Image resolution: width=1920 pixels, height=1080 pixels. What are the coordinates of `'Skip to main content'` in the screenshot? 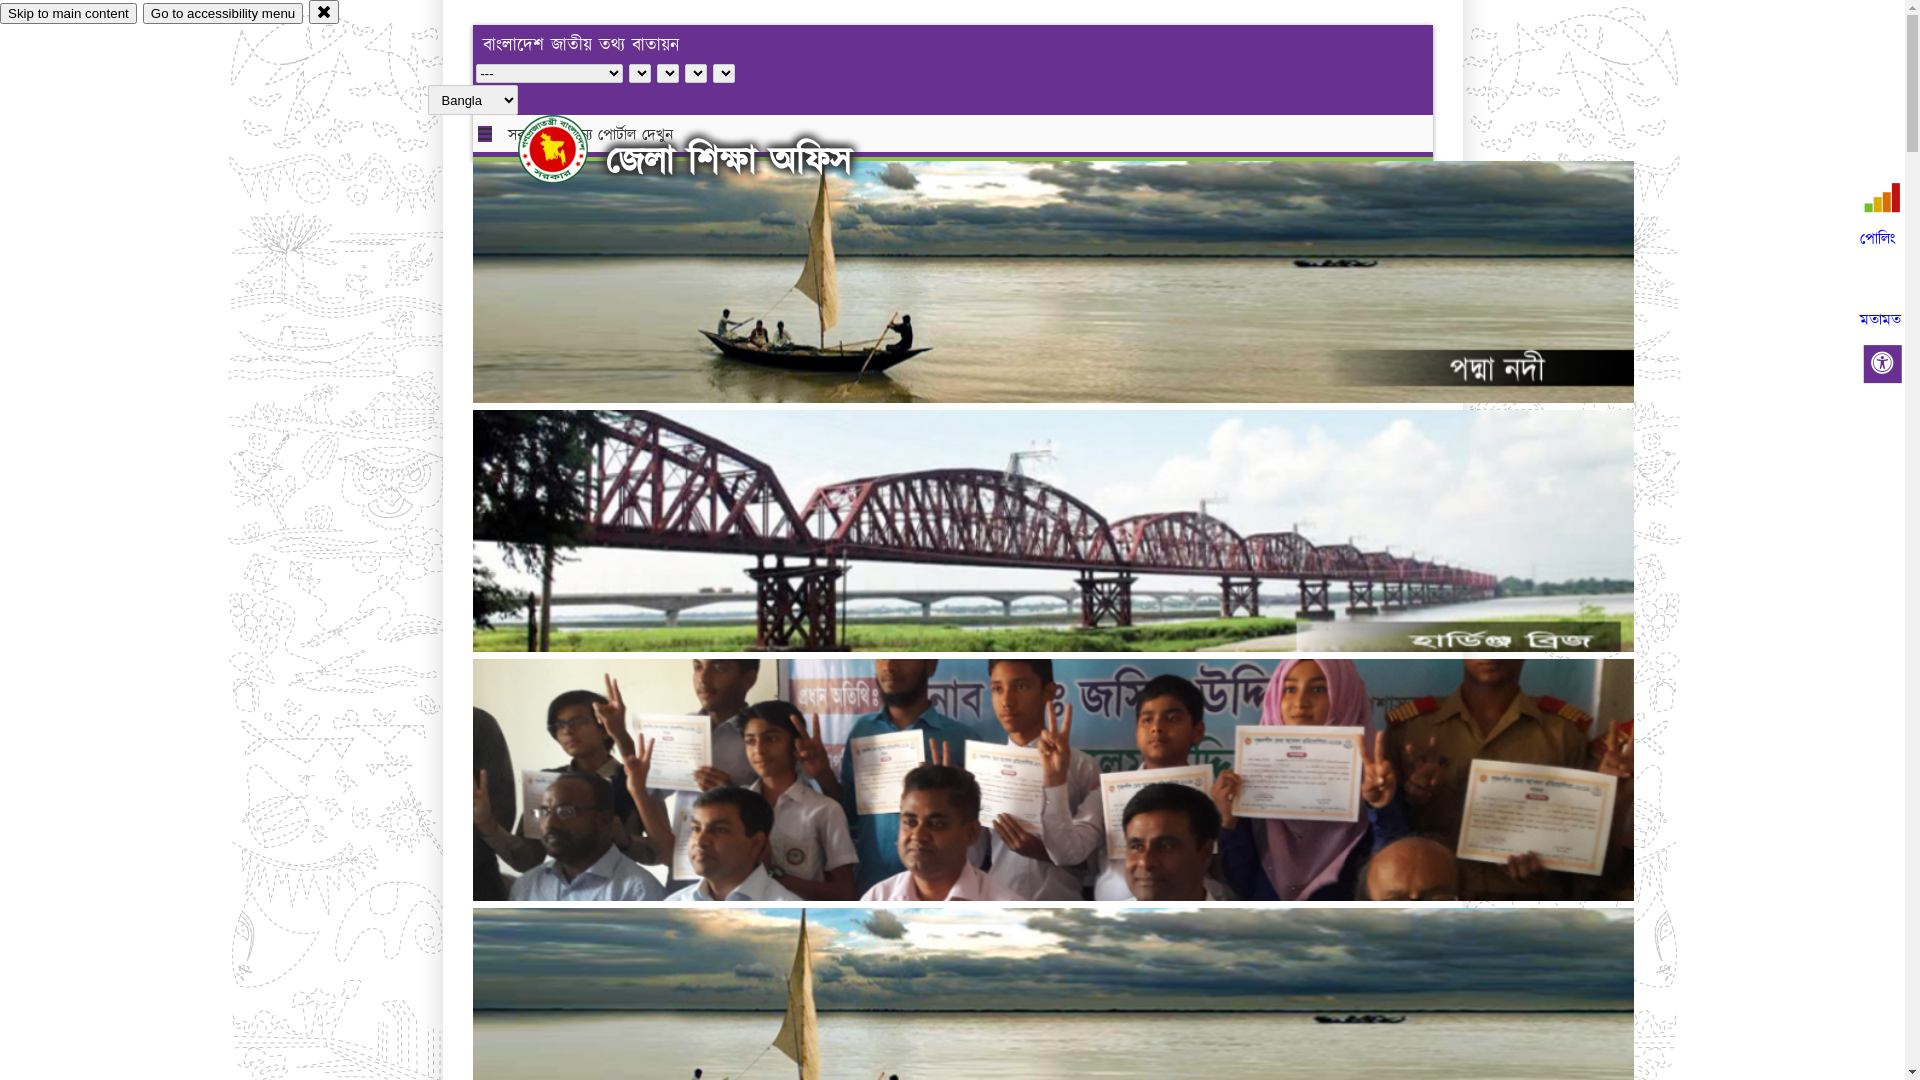 It's located at (68, 13).